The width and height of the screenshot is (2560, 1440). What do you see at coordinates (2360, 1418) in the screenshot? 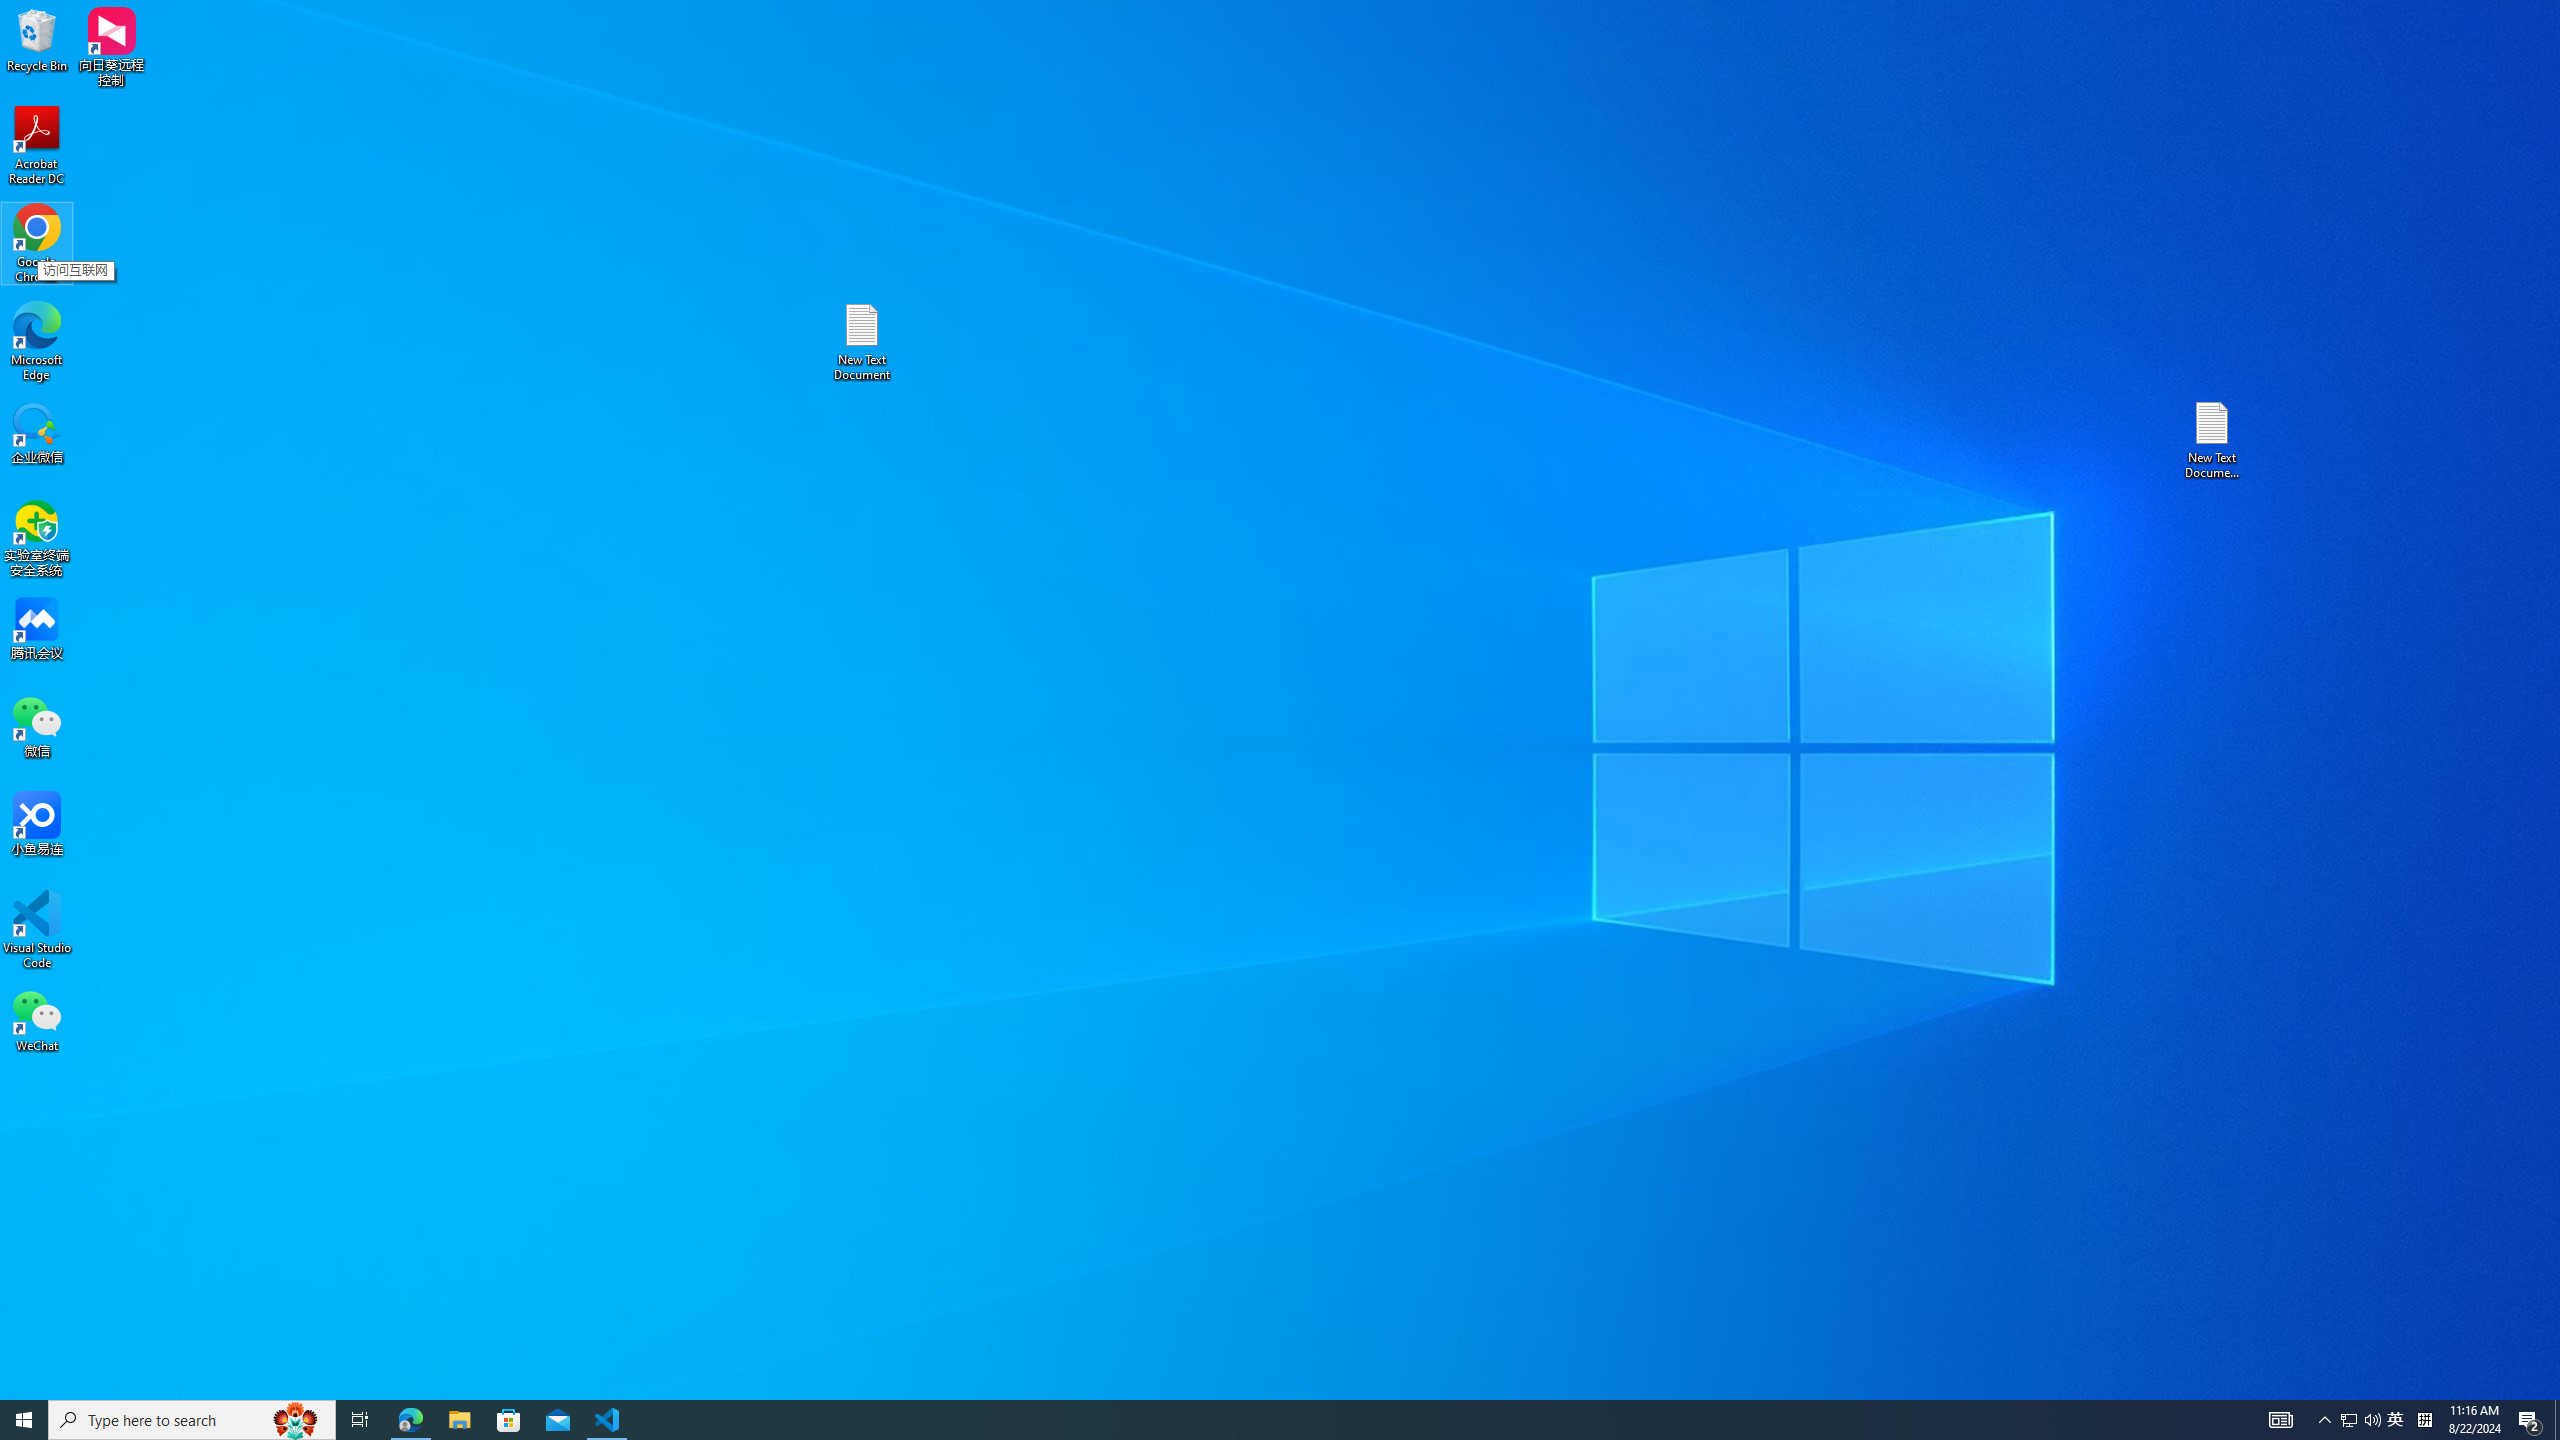
I see `'User Promoted Notification Area'` at bounding box center [2360, 1418].